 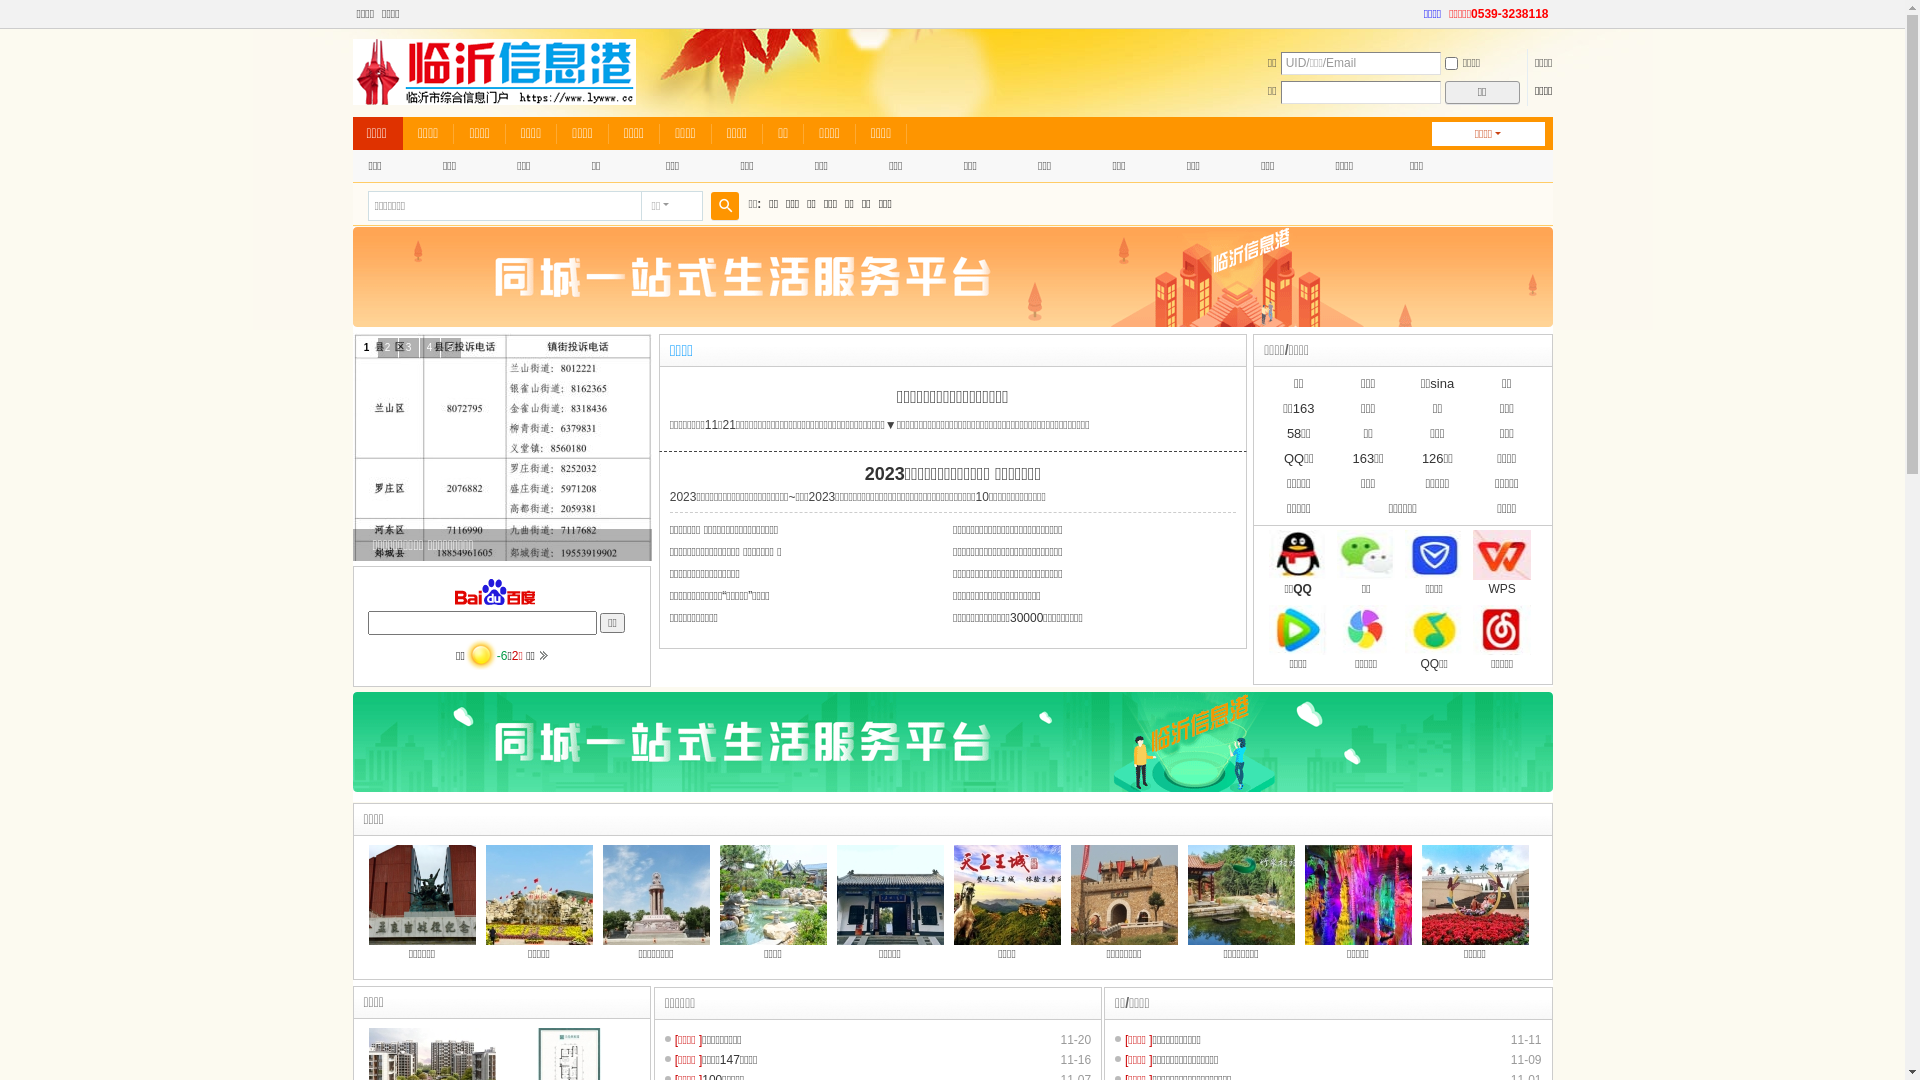 What do you see at coordinates (723, 205) in the screenshot?
I see `'true'` at bounding box center [723, 205].